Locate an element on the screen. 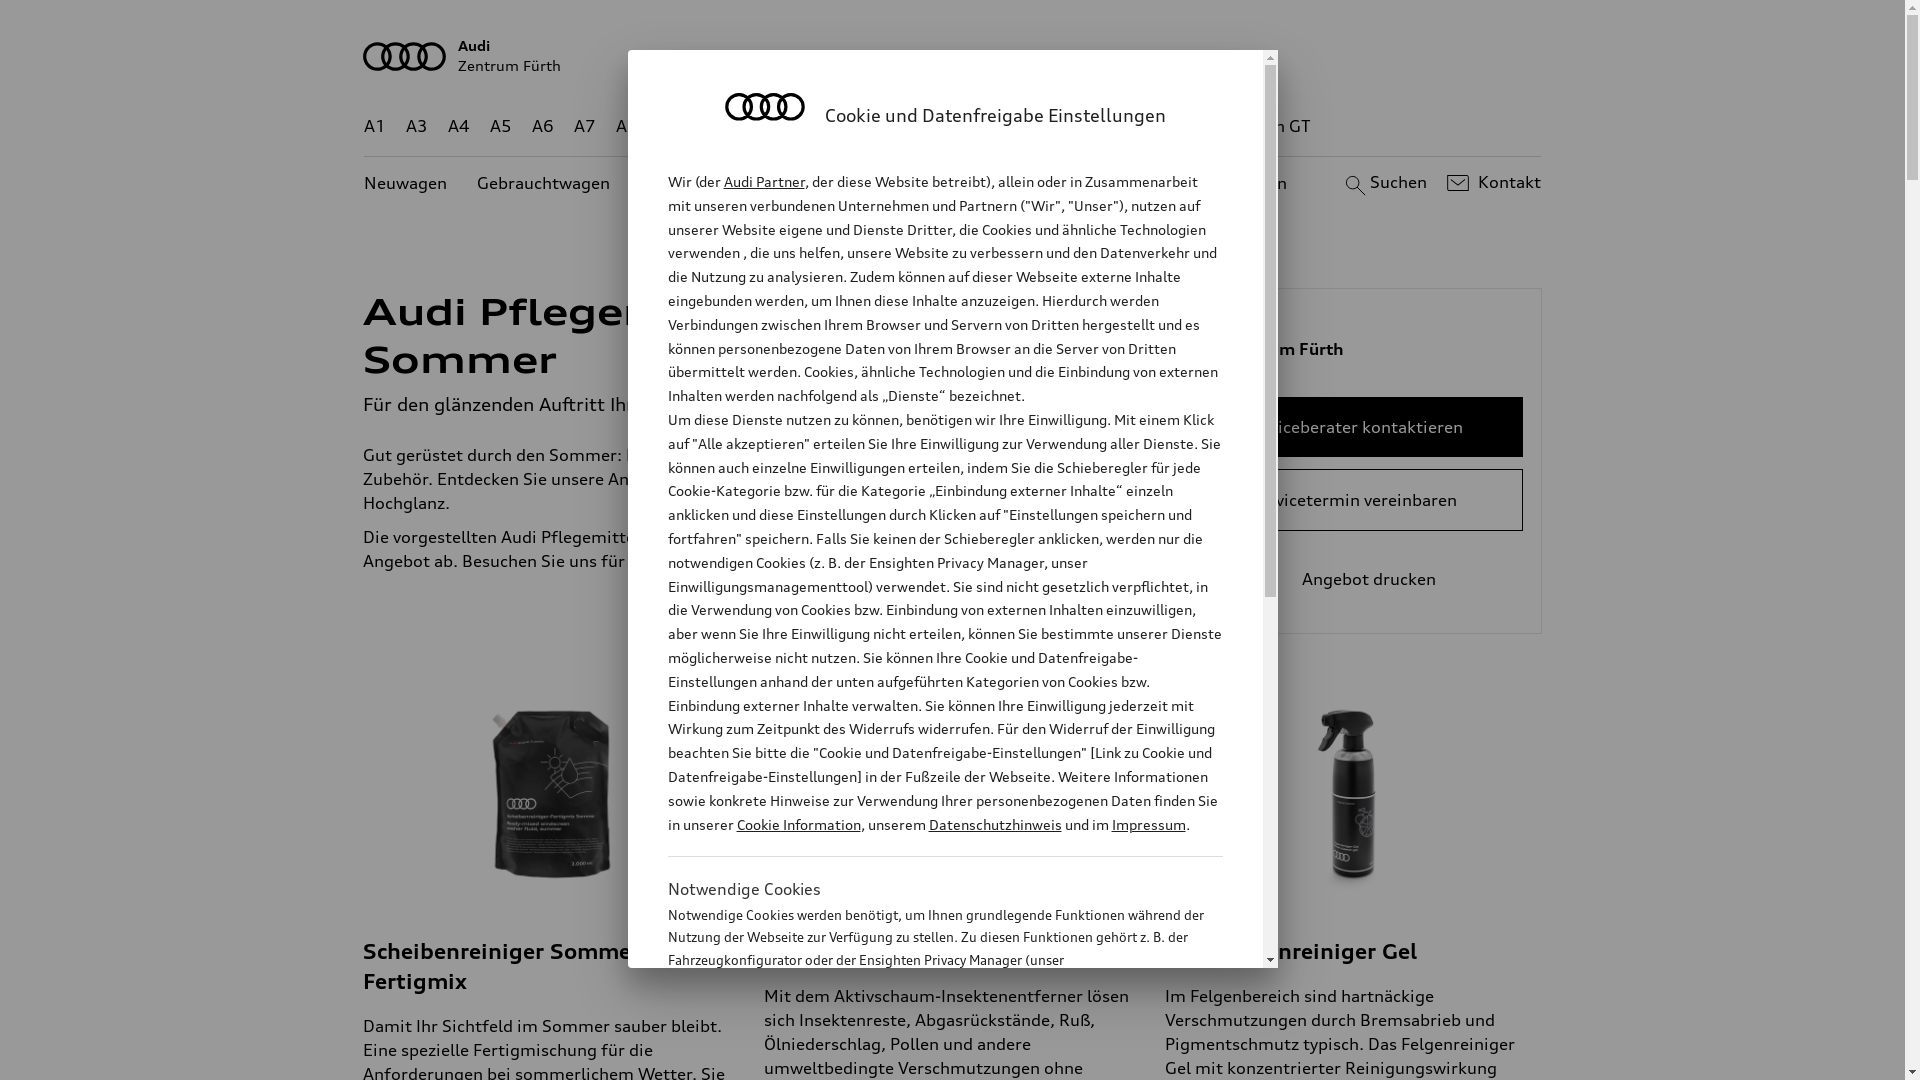 Image resolution: width=1920 pixels, height=1080 pixels. 'Q7' is located at coordinates (882, 126).